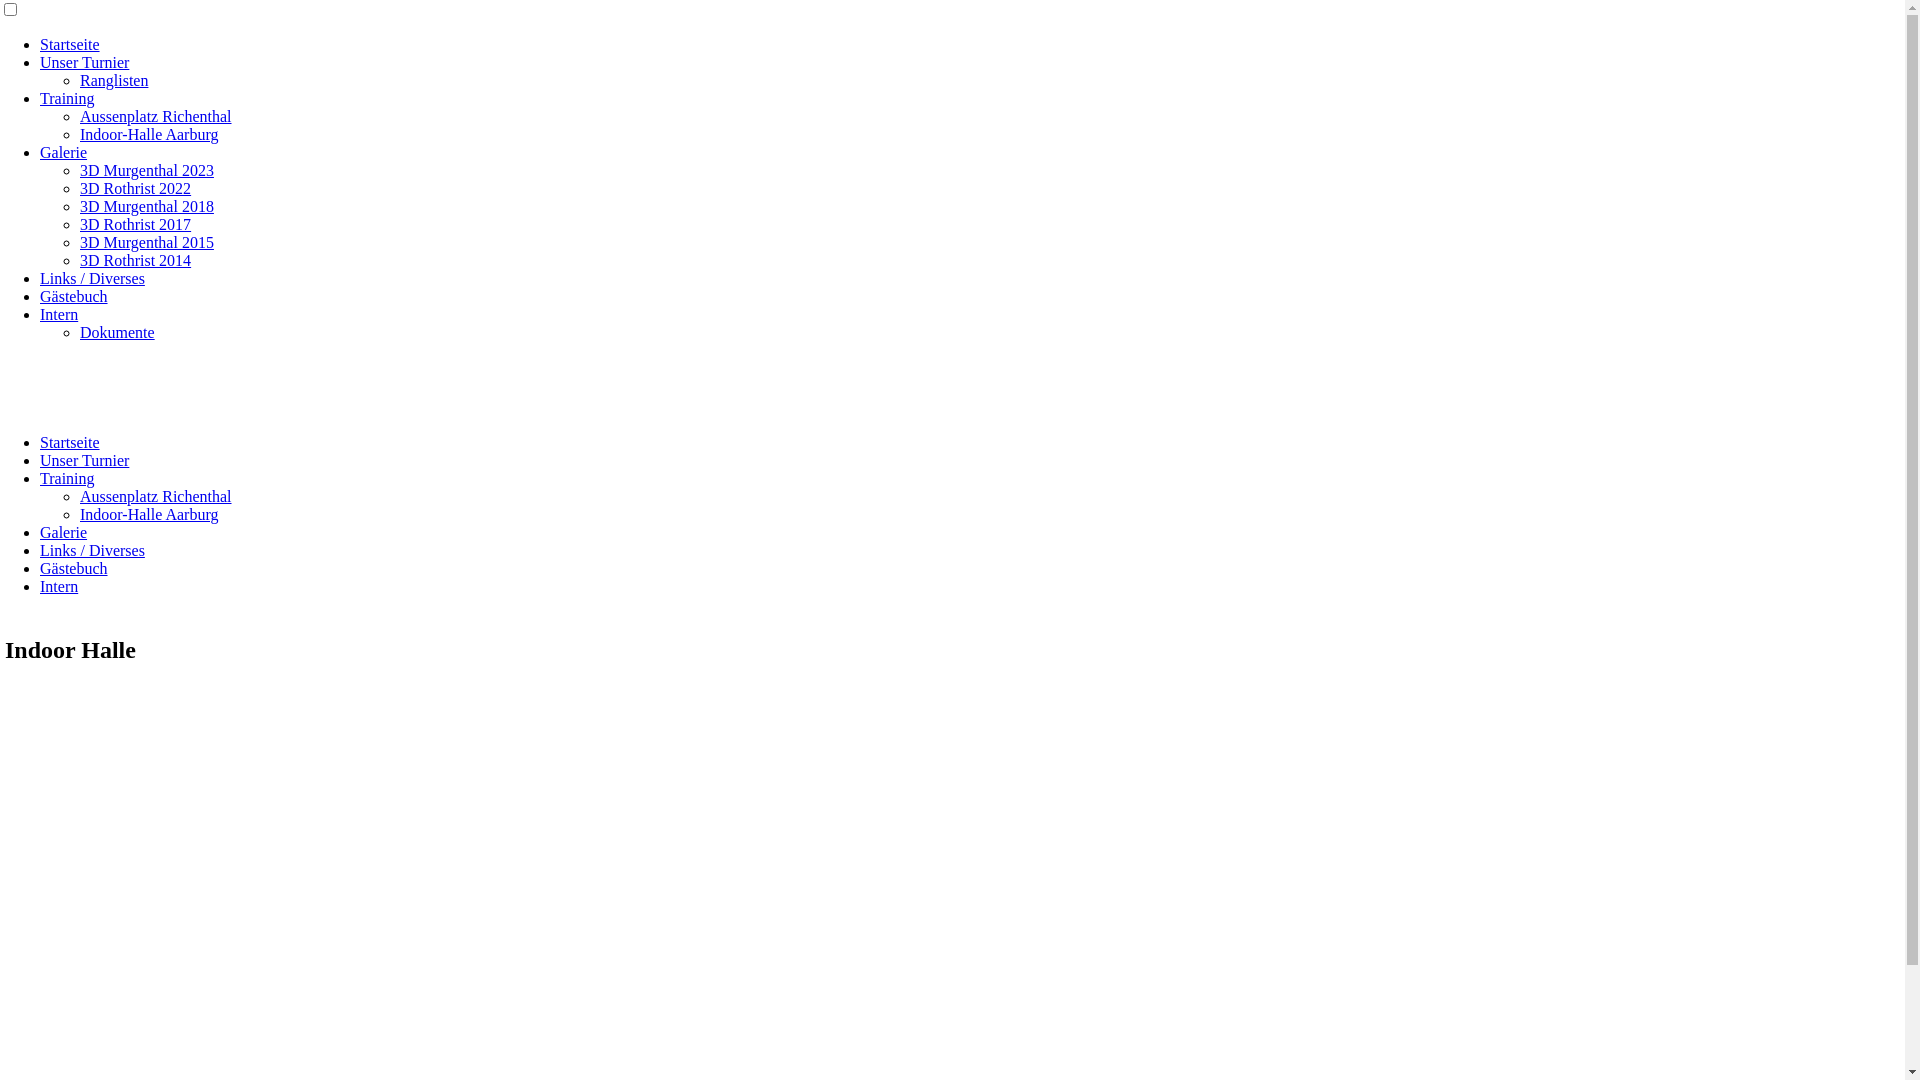 The height and width of the screenshot is (1080, 1920). I want to click on 'Intern', so click(58, 314).